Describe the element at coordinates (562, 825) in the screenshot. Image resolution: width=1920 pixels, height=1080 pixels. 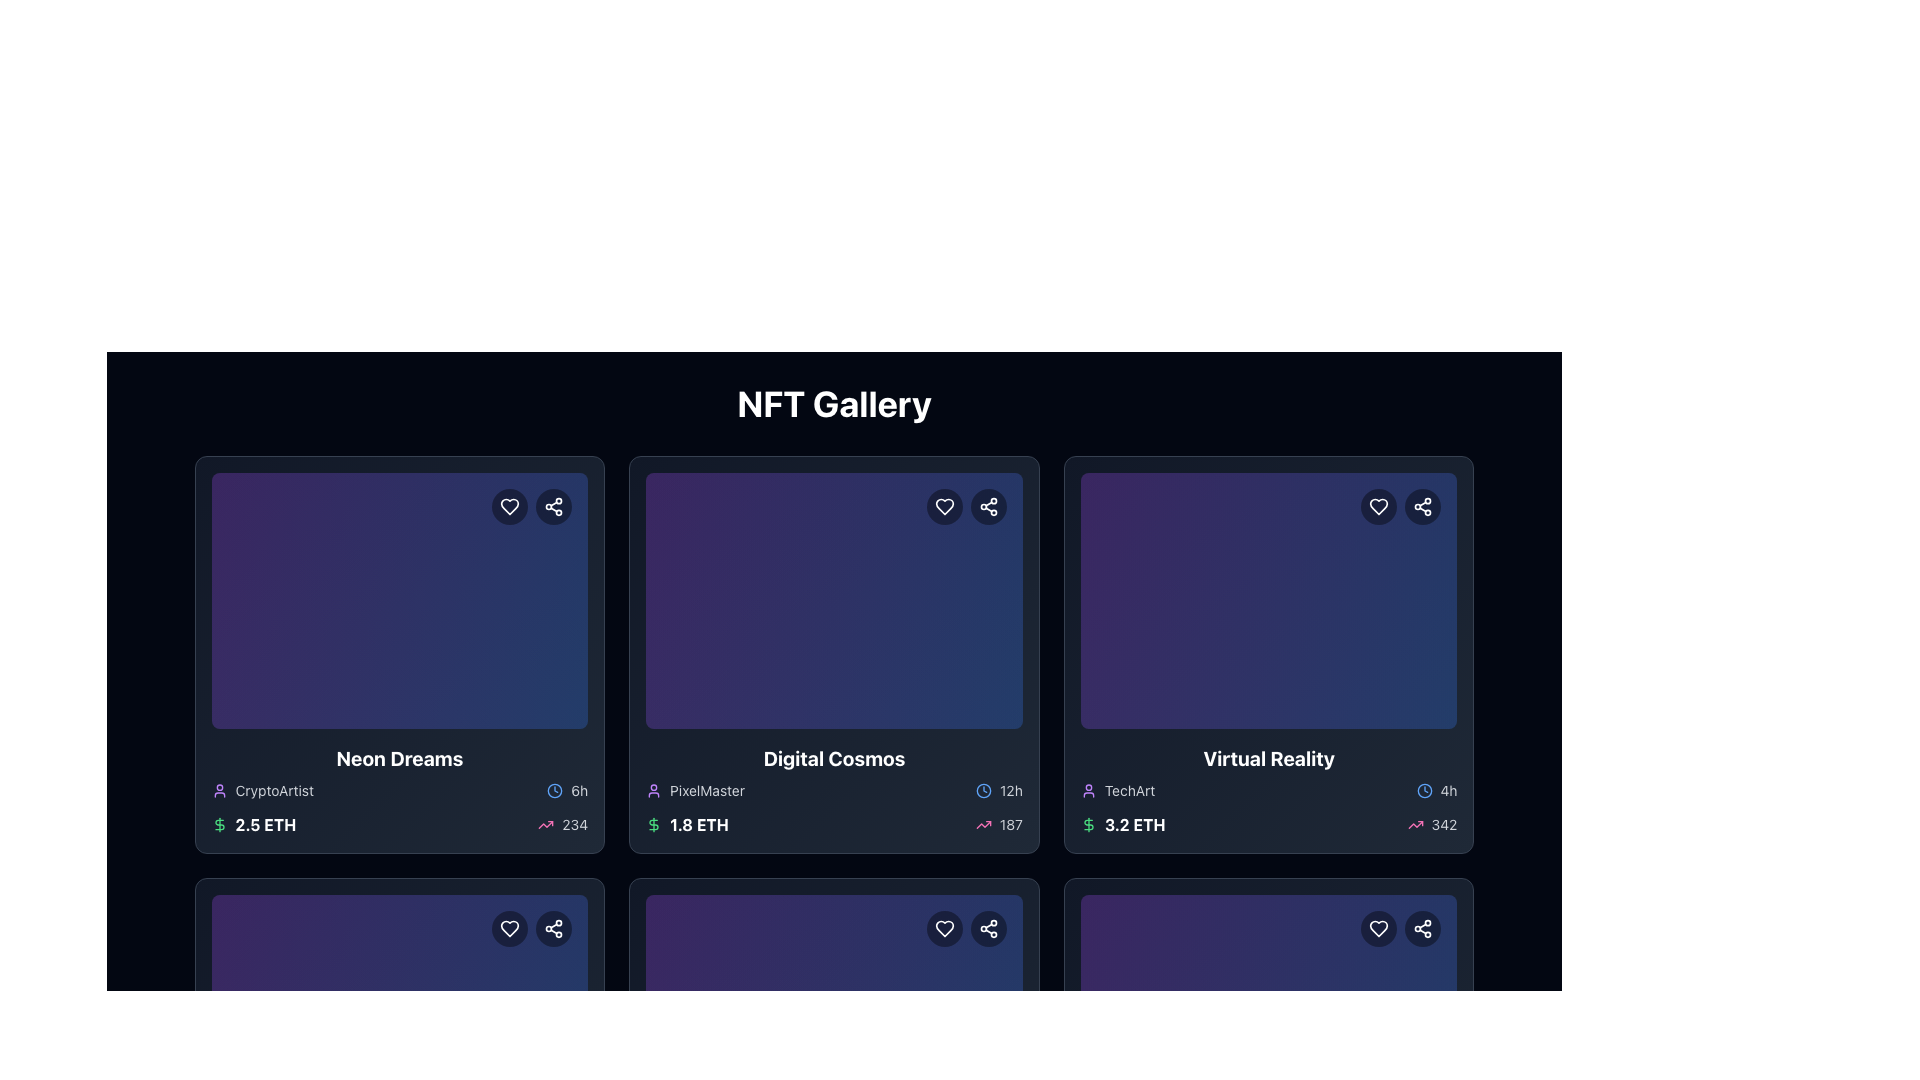
I see `the text element '234' with the pink upward trending arrow icon, located at the bottom-right corner of the card interface` at that location.